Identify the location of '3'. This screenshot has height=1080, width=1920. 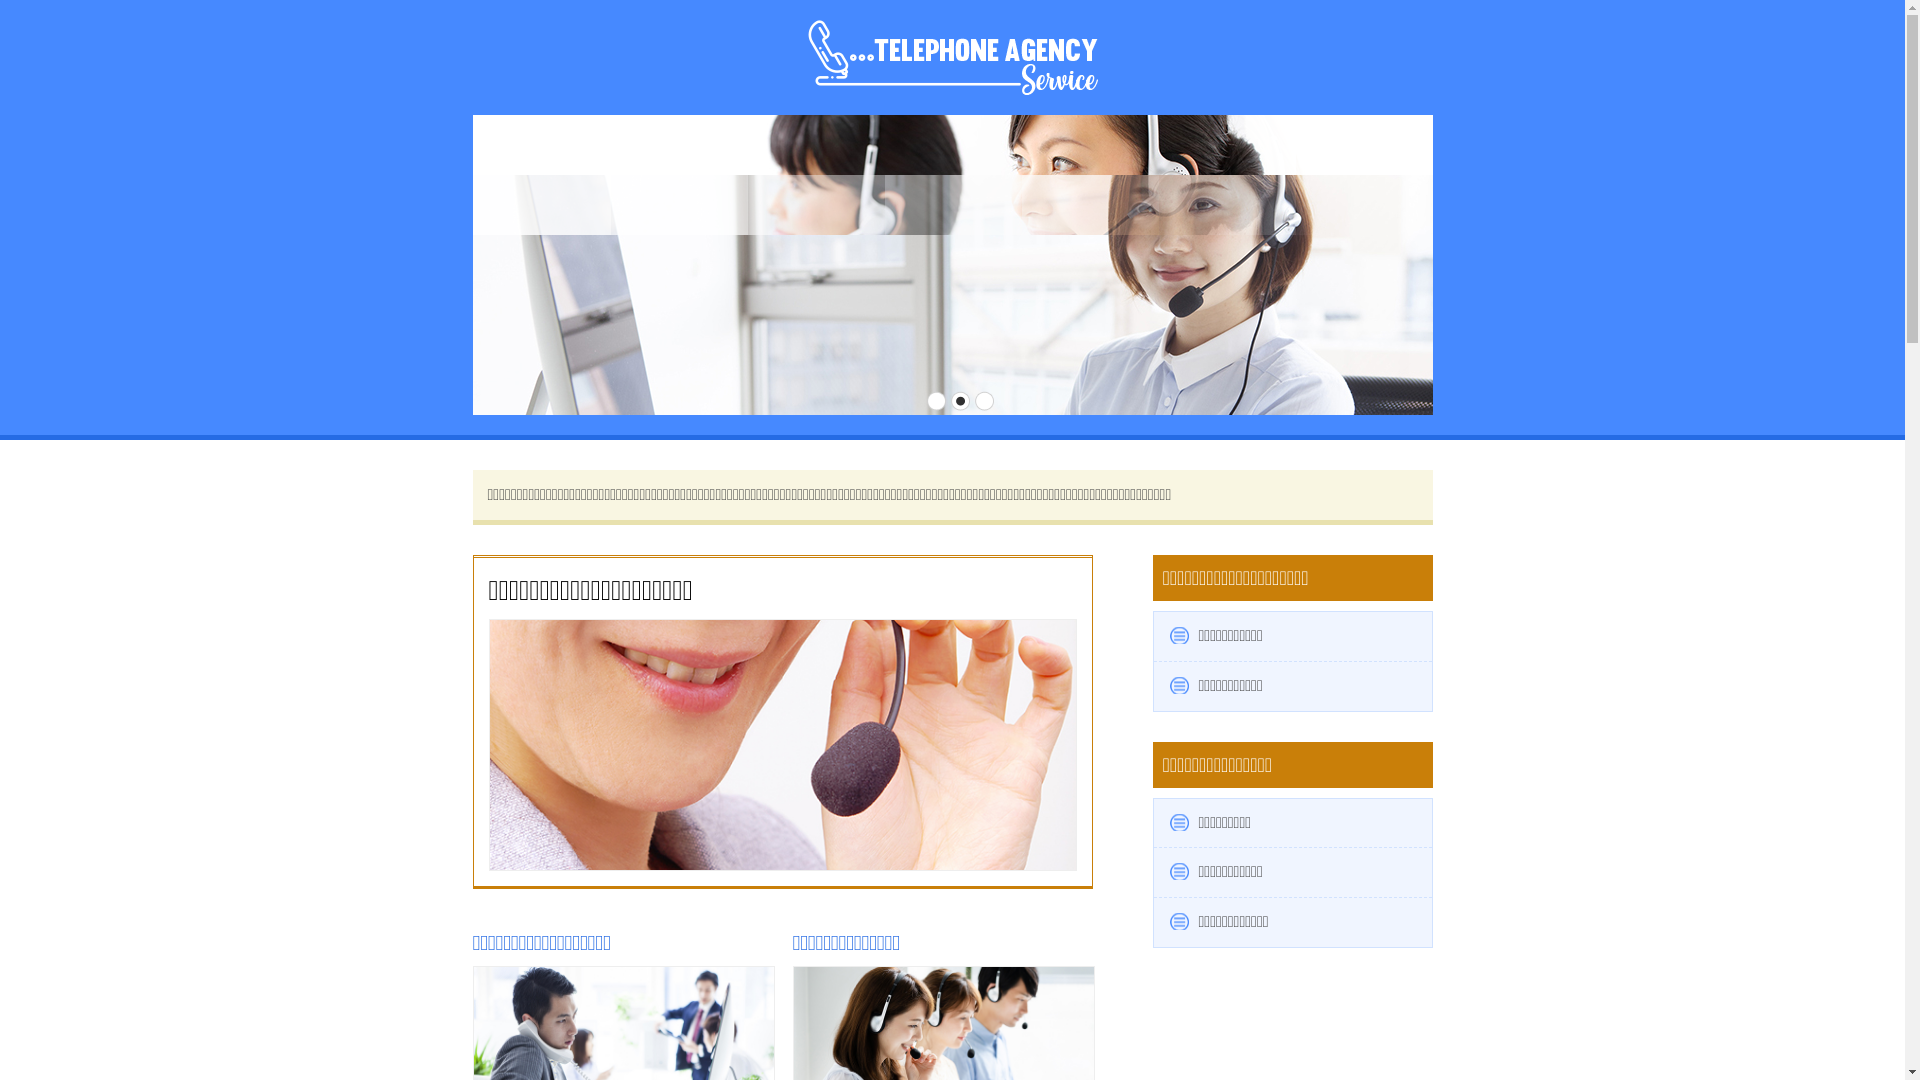
(984, 401).